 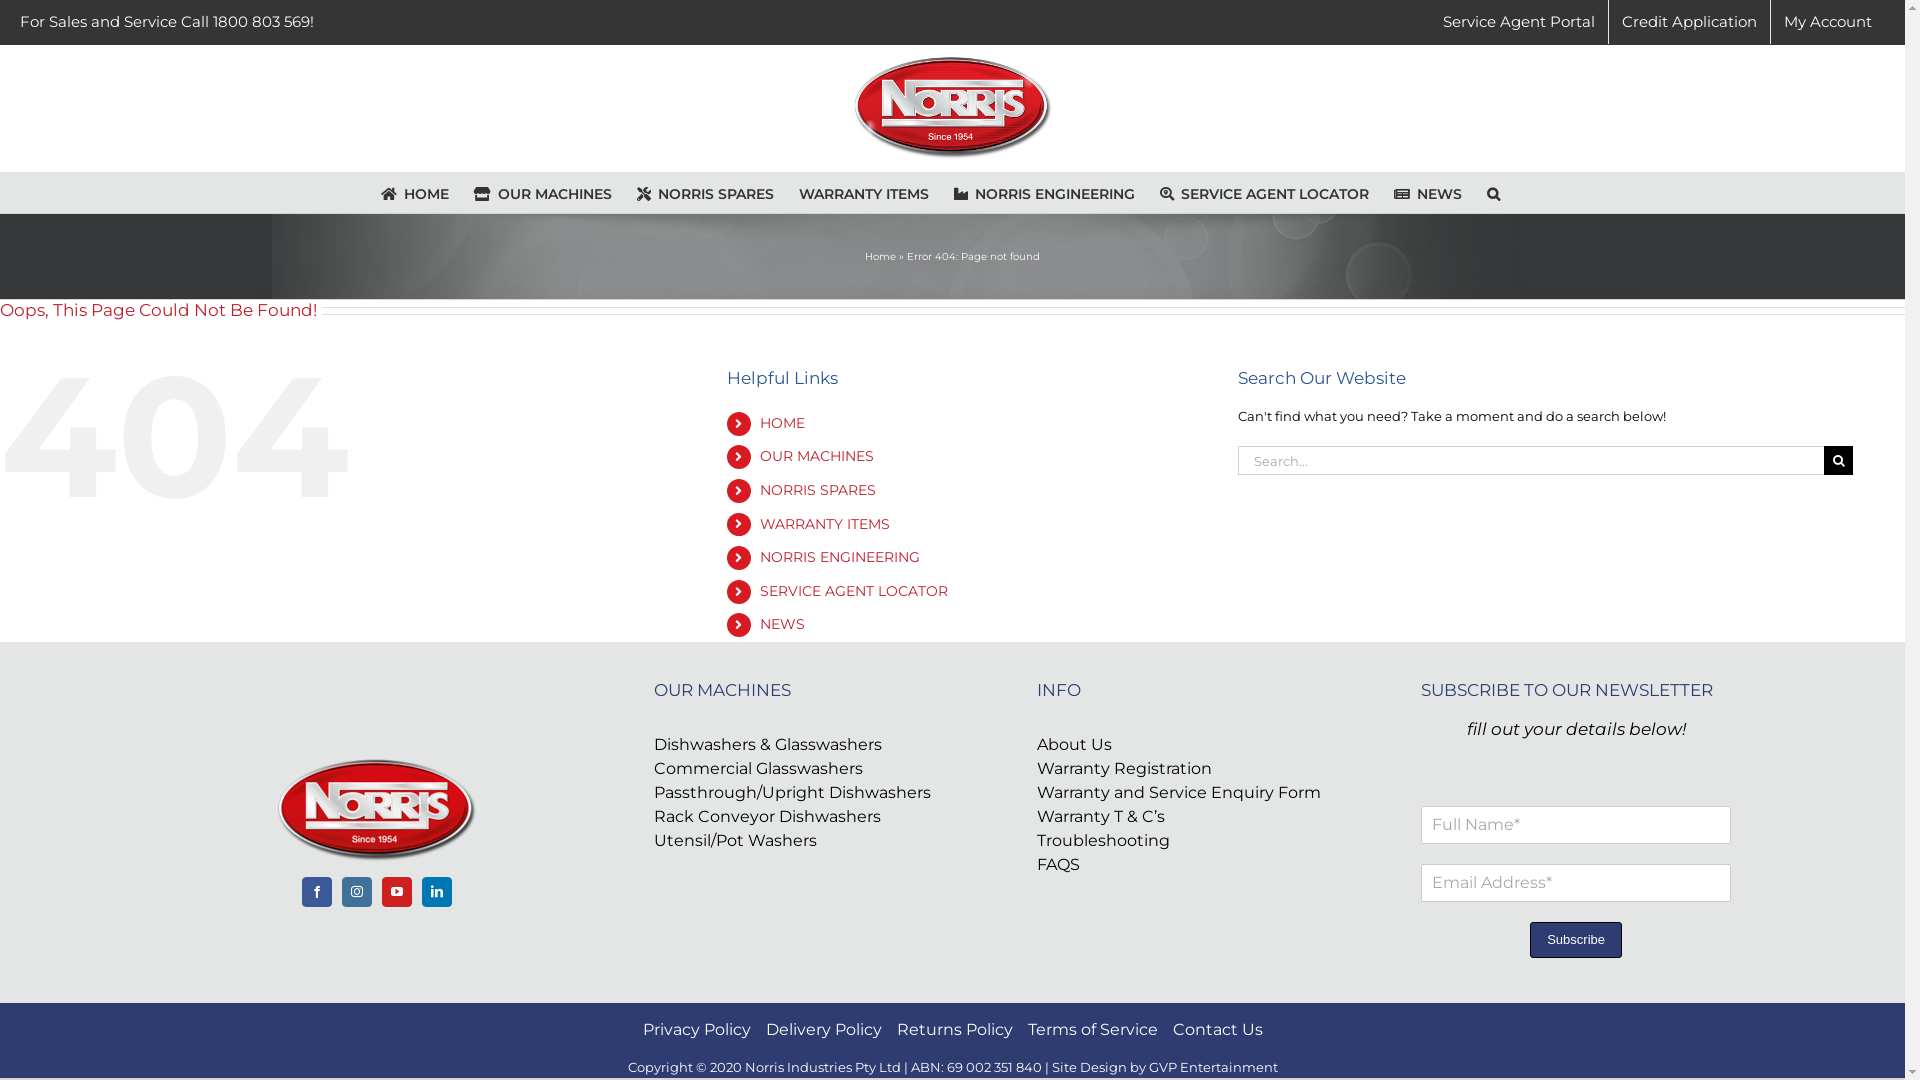 What do you see at coordinates (809, 767) in the screenshot?
I see `'Commercial Glasswashers'` at bounding box center [809, 767].